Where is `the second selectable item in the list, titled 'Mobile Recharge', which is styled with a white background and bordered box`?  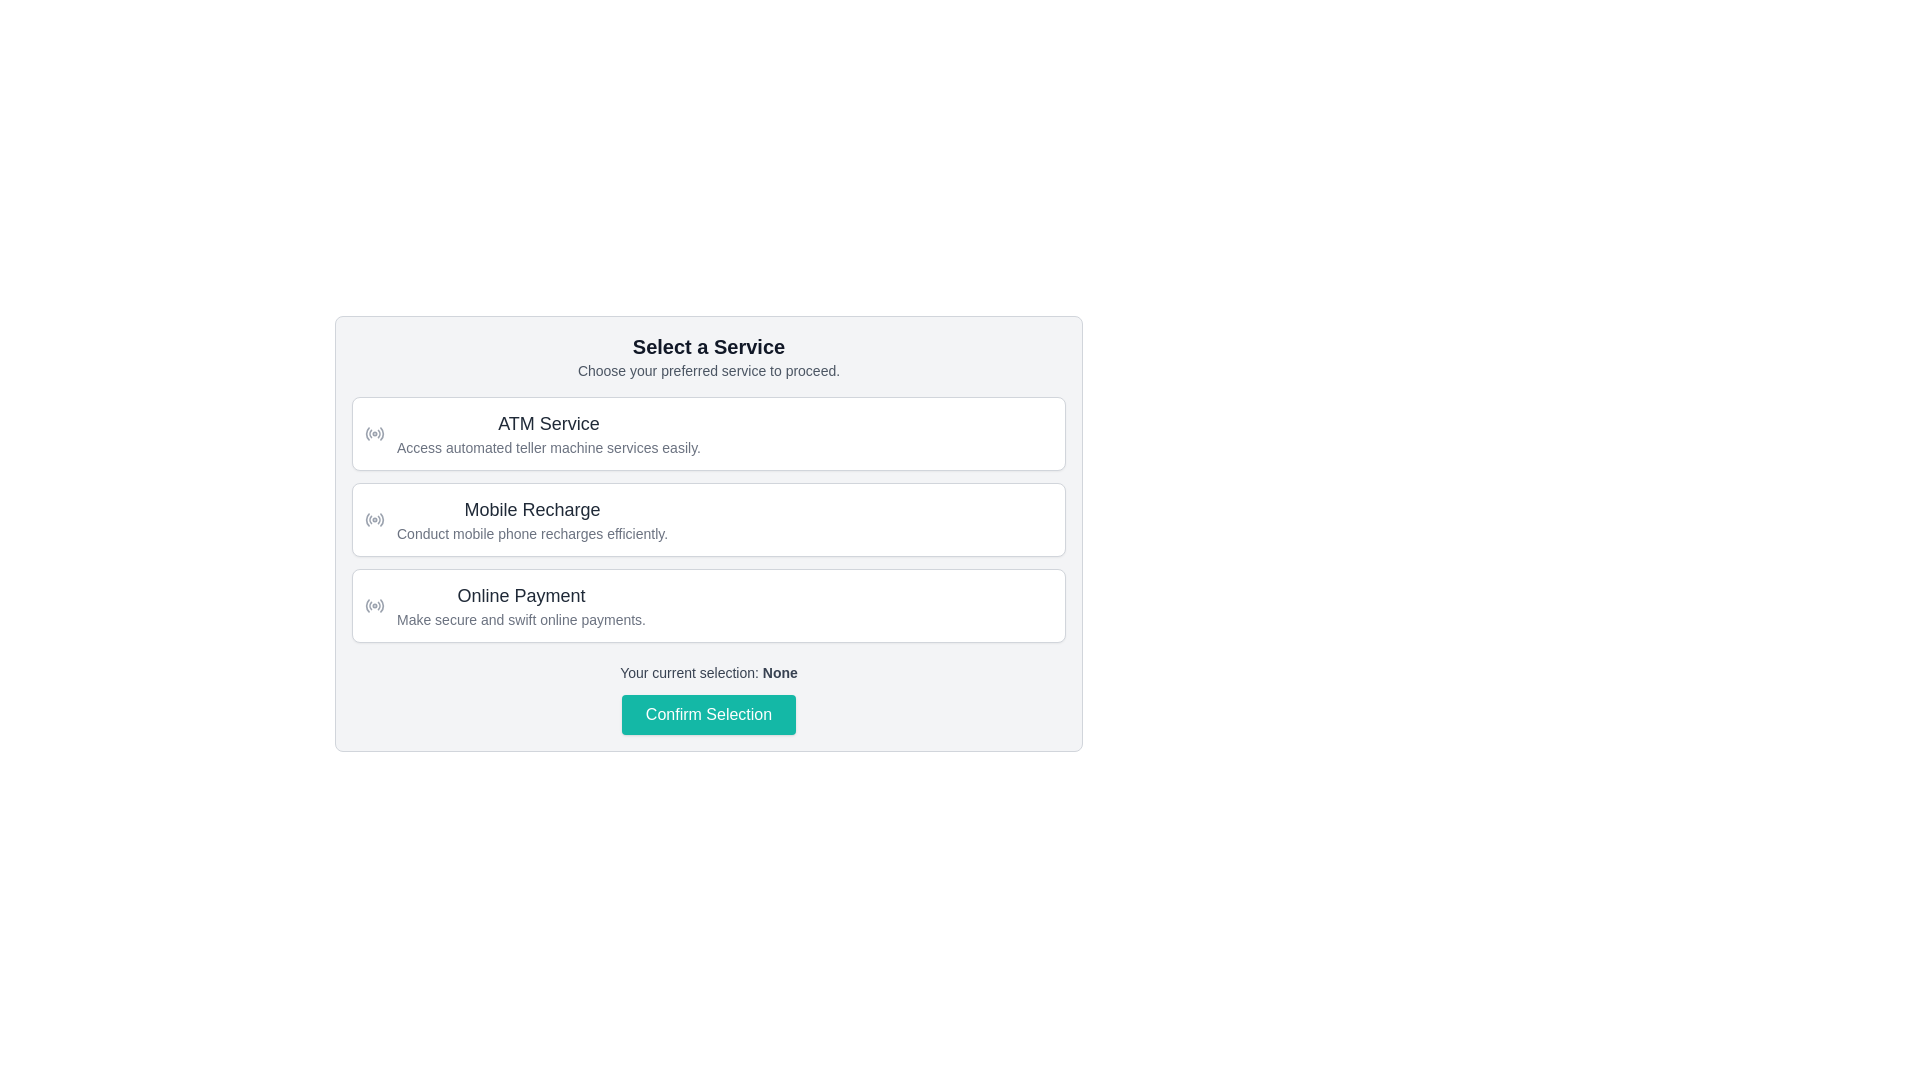
the second selectable item in the list, titled 'Mobile Recharge', which is styled with a white background and bordered box is located at coordinates (709, 519).